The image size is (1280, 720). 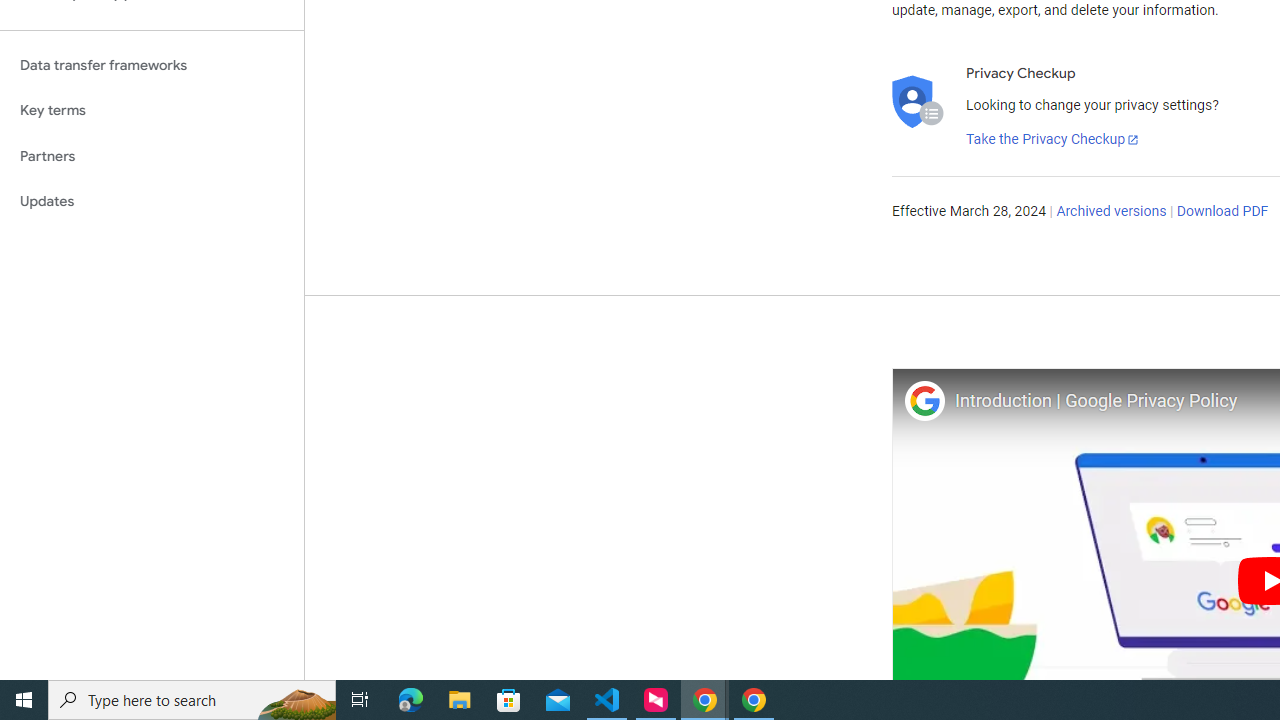 What do you see at coordinates (151, 155) in the screenshot?
I see `'Partners'` at bounding box center [151, 155].